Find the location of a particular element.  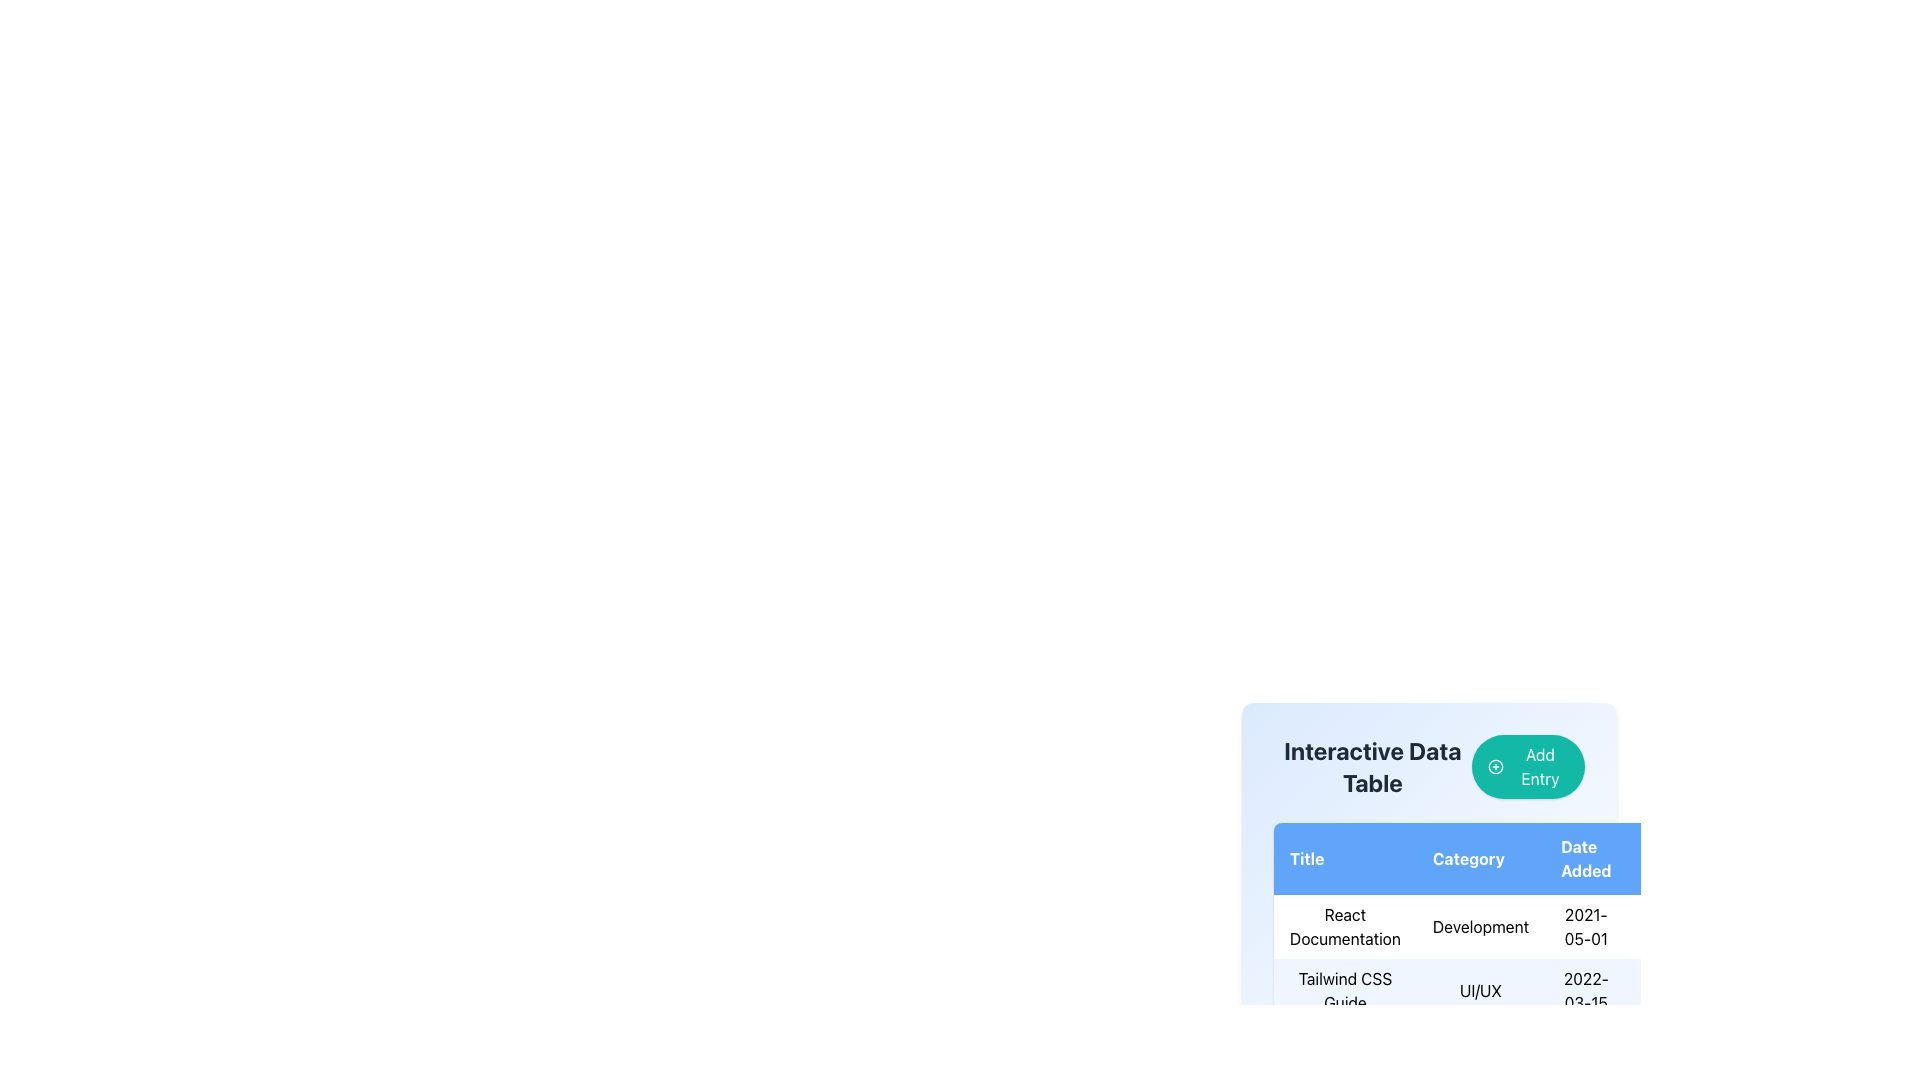

the second column header in the table, which categorizes the data displayed under it, located between 'Title' and 'Date Added' is located at coordinates (1480, 858).